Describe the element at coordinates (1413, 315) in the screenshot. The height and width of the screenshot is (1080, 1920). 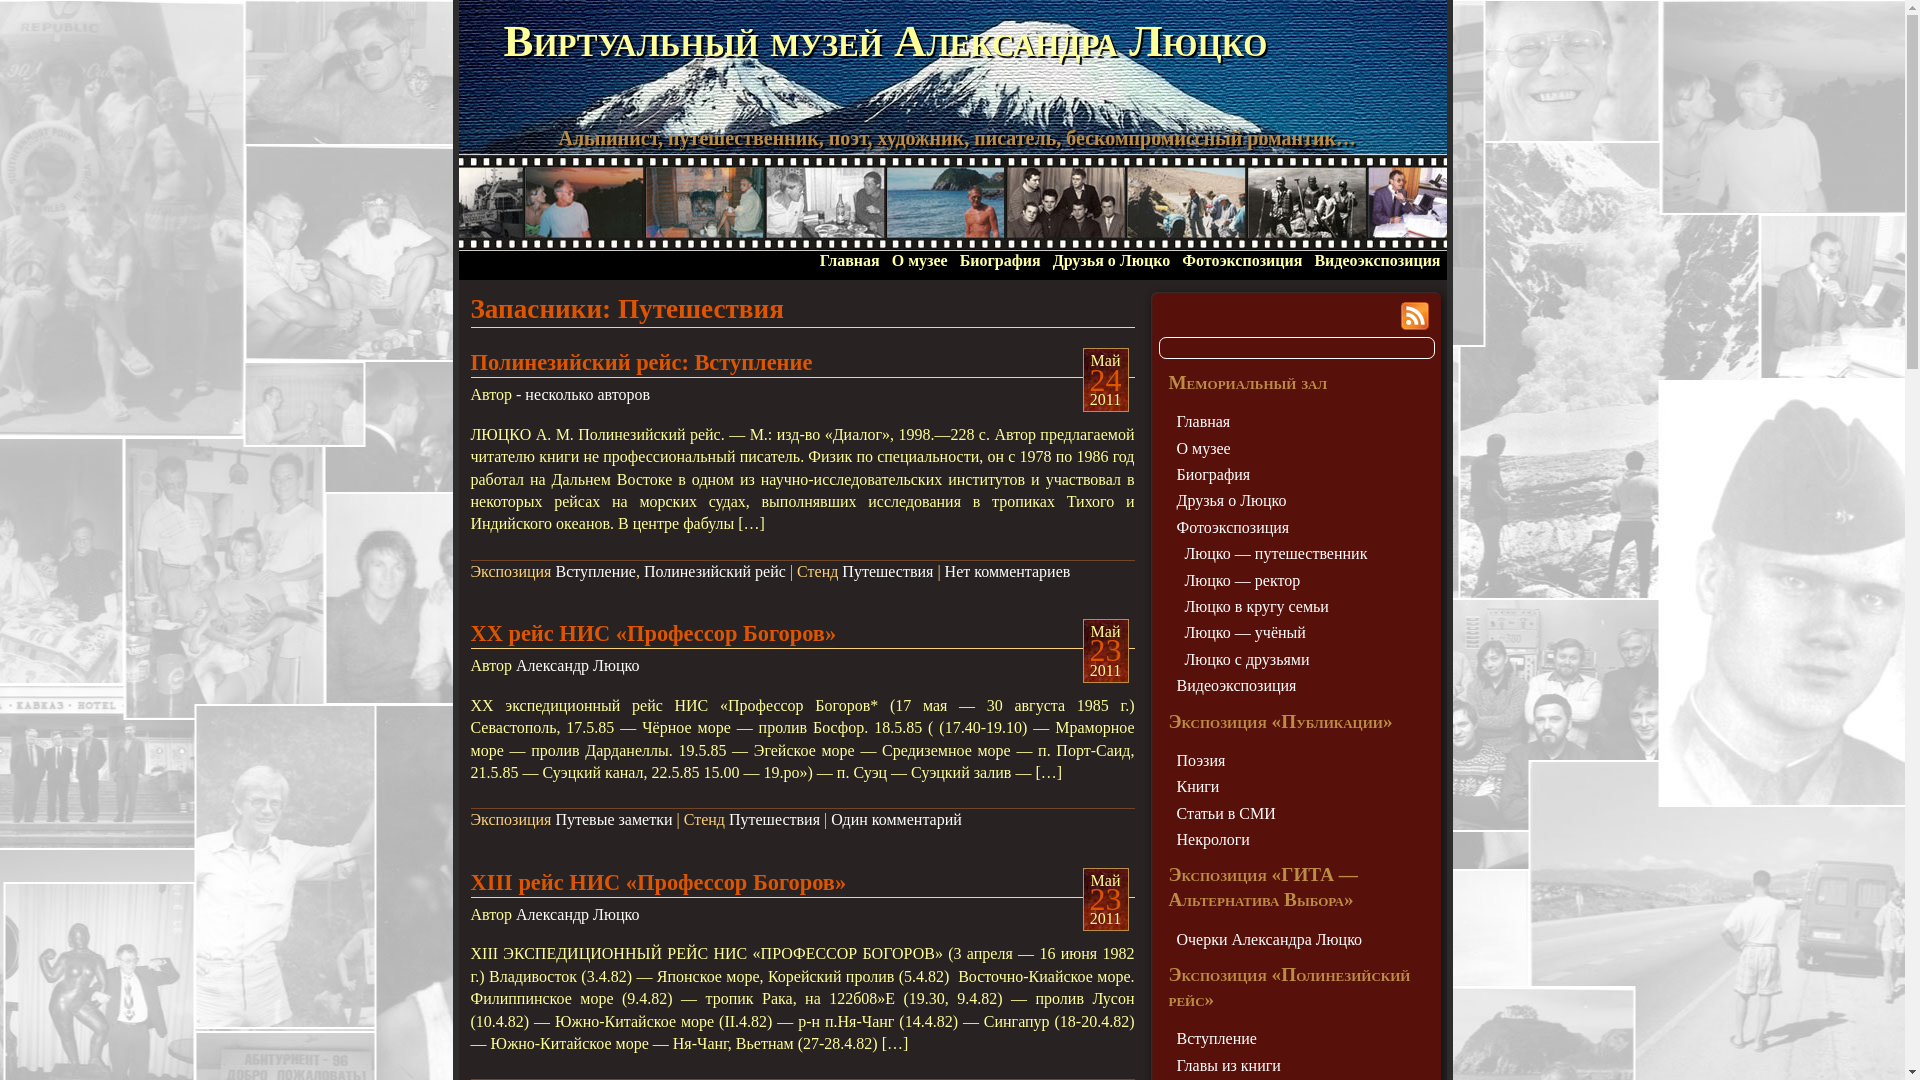
I see `'Syndicate this site using RSS'` at that location.